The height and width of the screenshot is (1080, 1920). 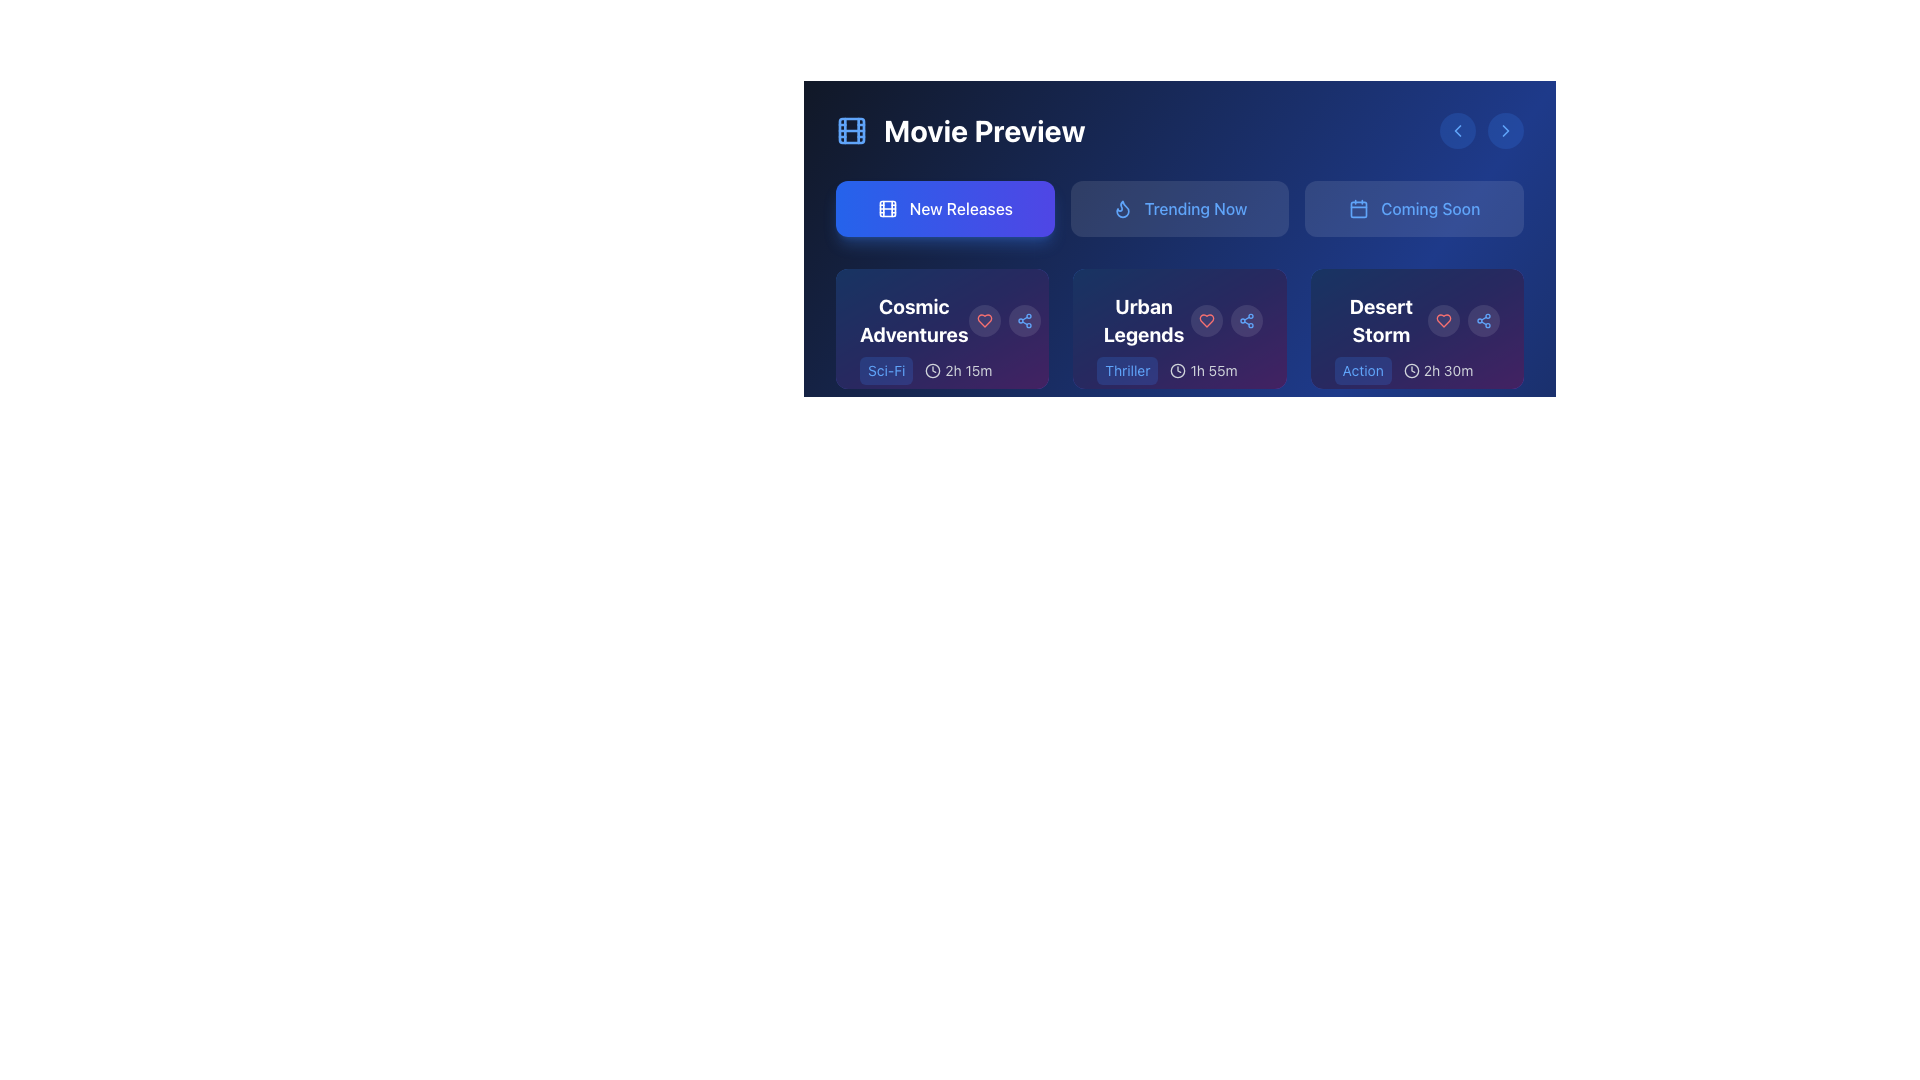 I want to click on the circular SVG shape that is part of the clock icon within the 'Urban Legends' card component, so click(x=1178, y=370).